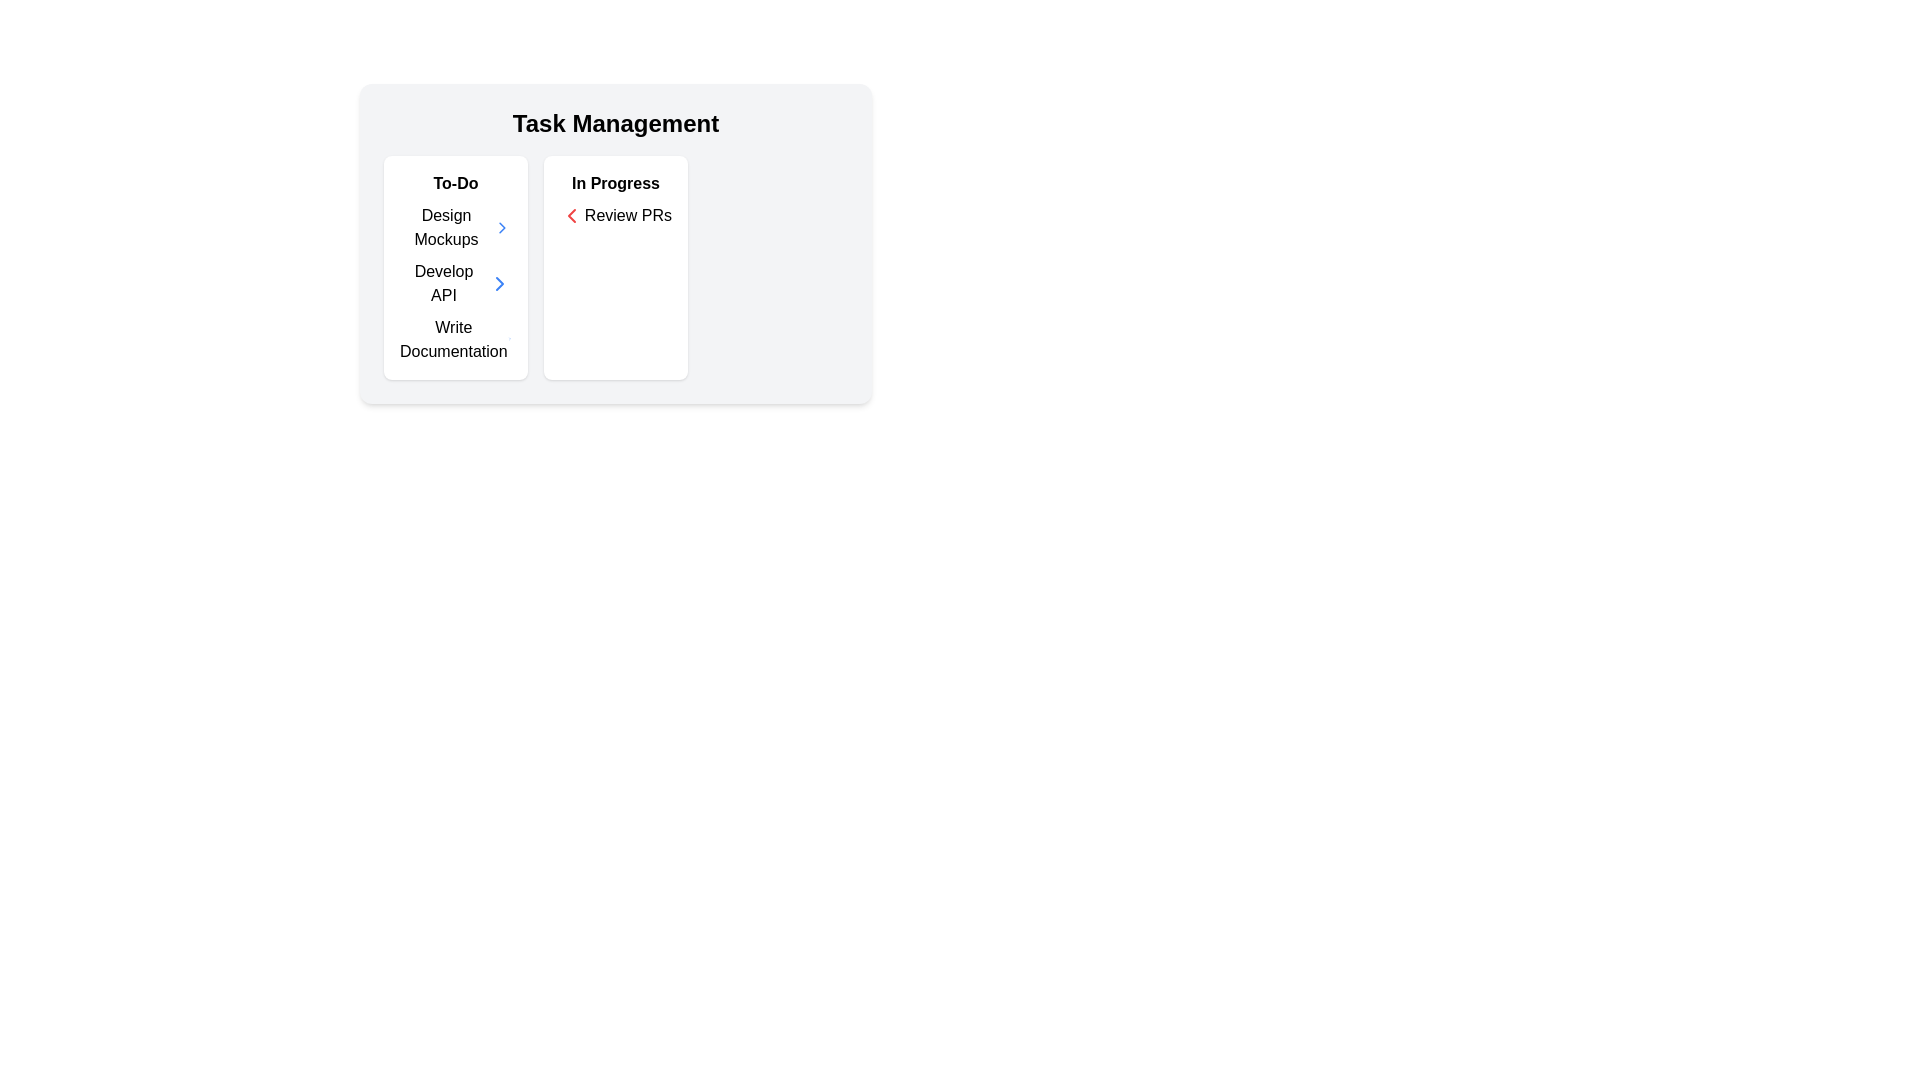 This screenshot has width=1920, height=1080. I want to click on the 'In Progress' card which features a bold title and a red arrow icon next to the subtitle 'Review PRs', so click(614, 266).